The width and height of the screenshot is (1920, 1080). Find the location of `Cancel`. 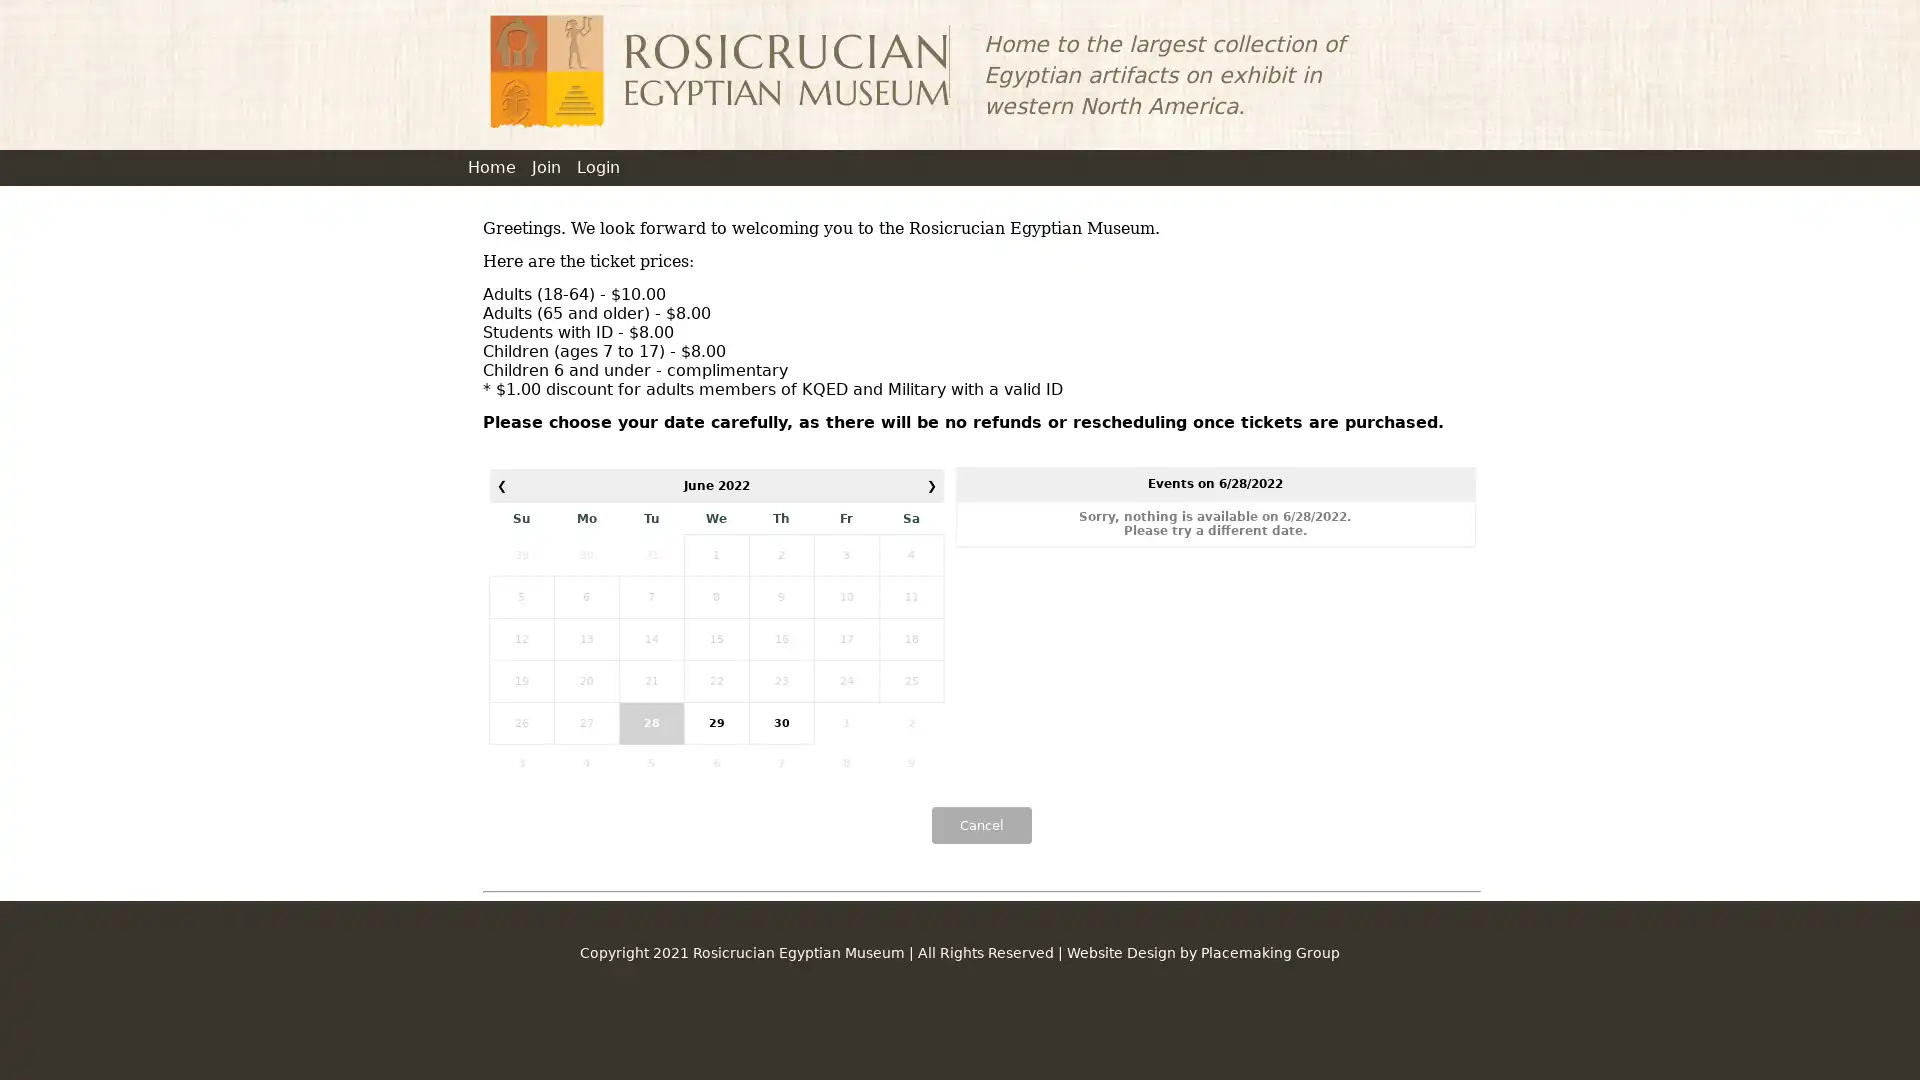

Cancel is located at coordinates (980, 825).